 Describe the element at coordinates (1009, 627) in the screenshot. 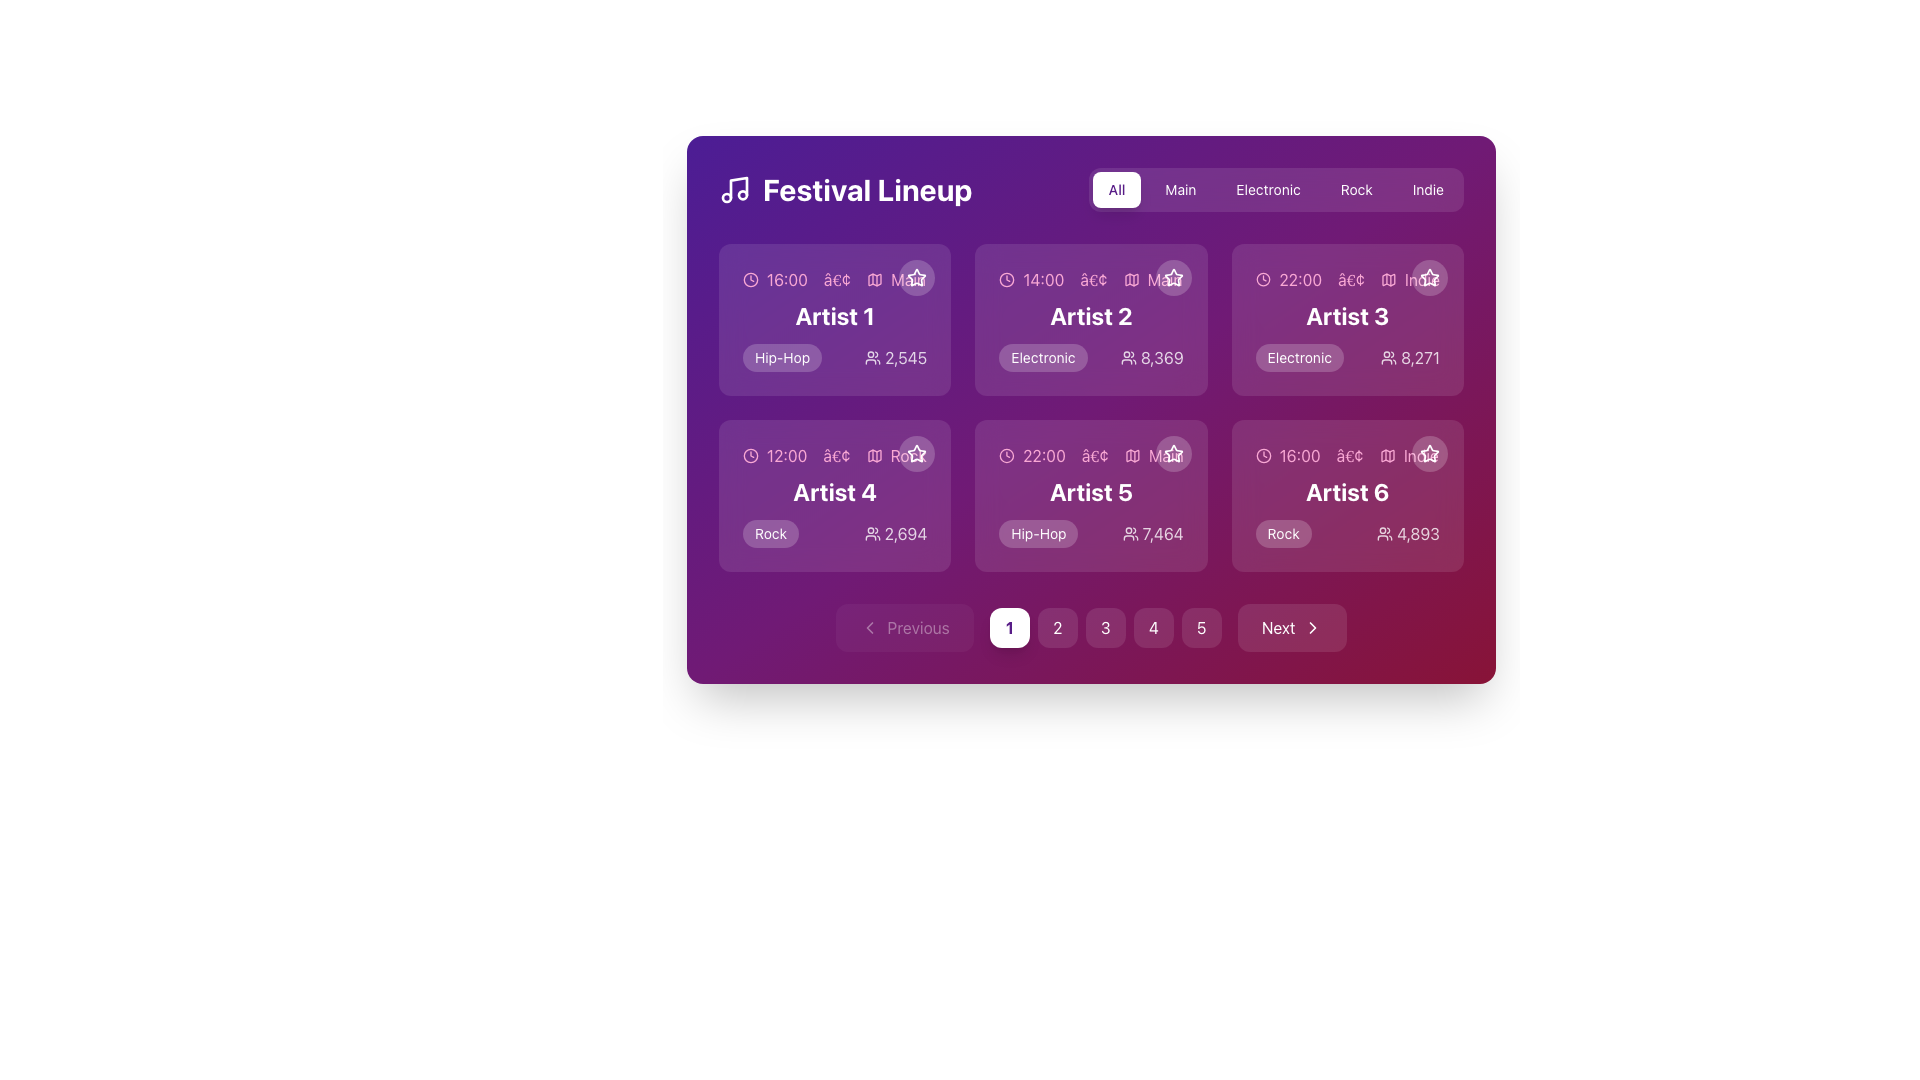

I see `the small rounded square button with a white background and the number '1' in bold purple text` at that location.